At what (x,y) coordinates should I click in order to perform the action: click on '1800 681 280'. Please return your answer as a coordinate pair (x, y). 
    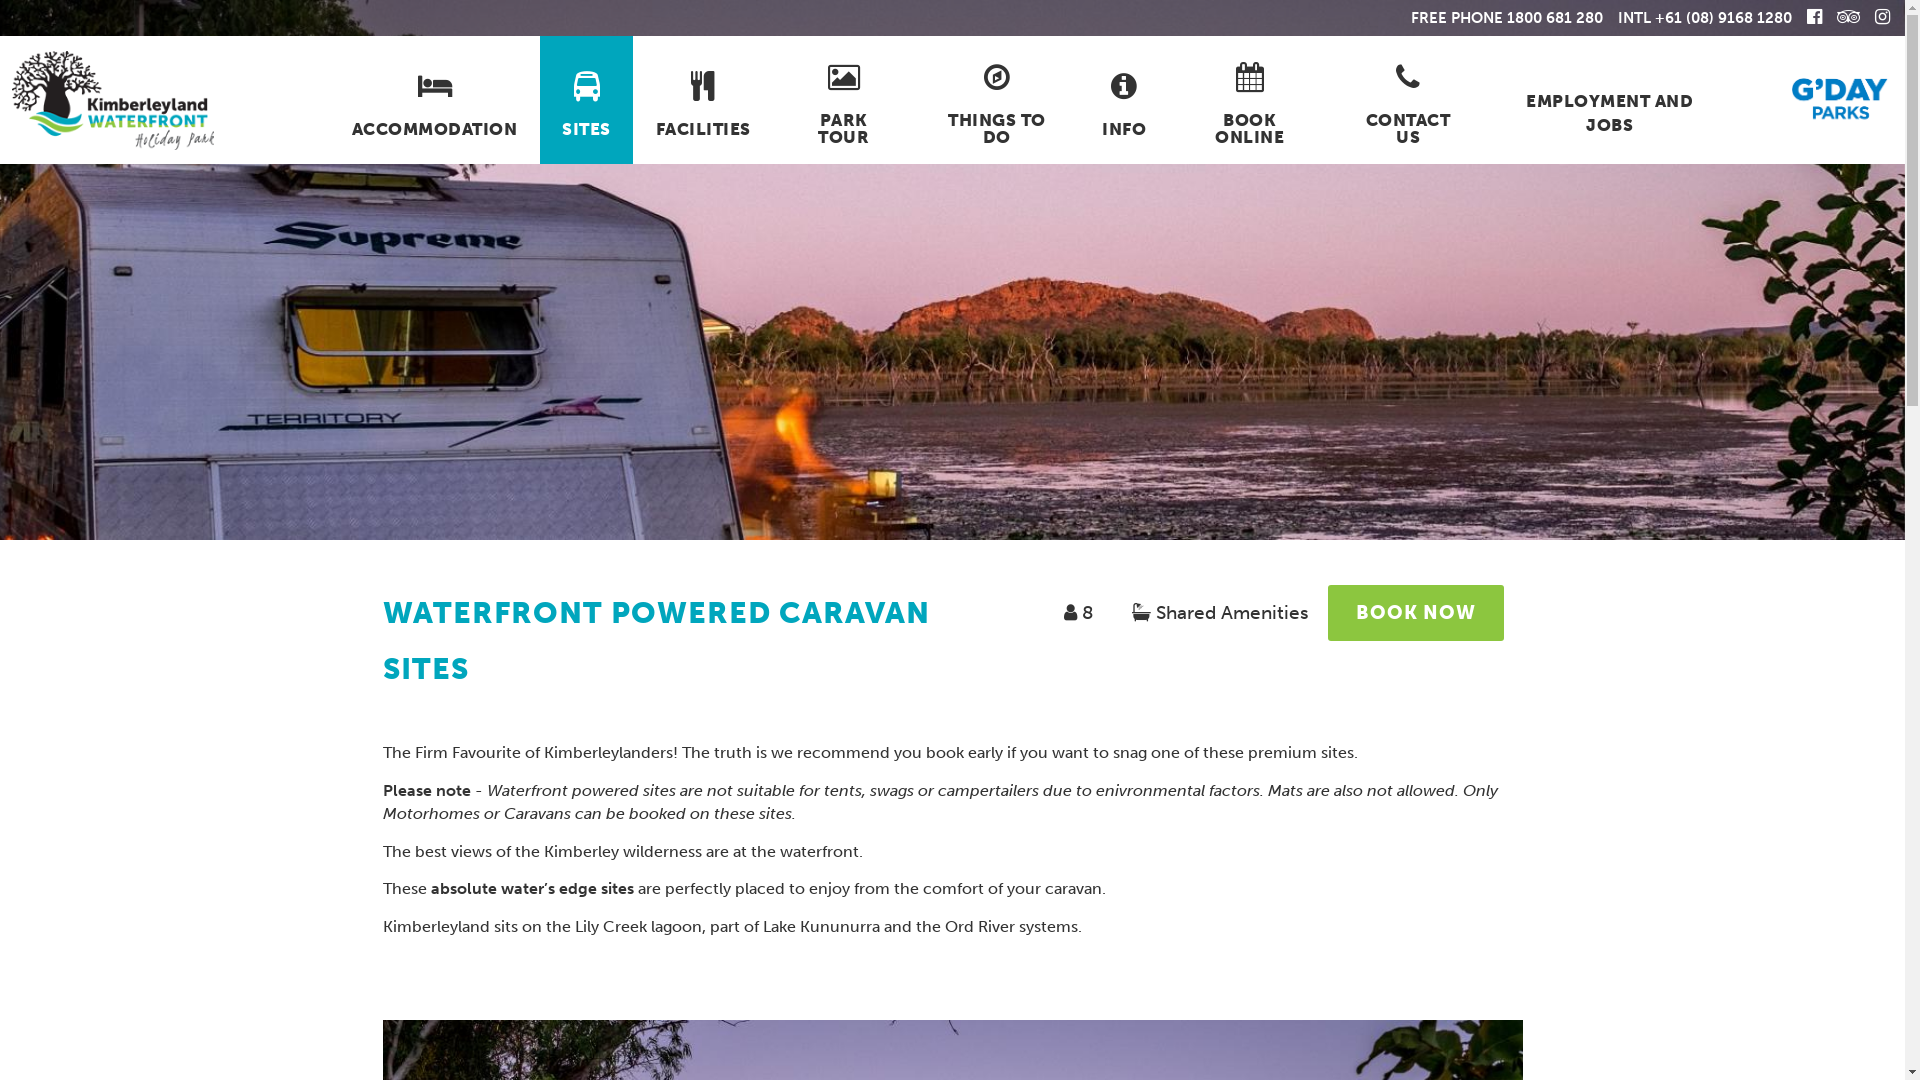
    Looking at the image, I should click on (1554, 16).